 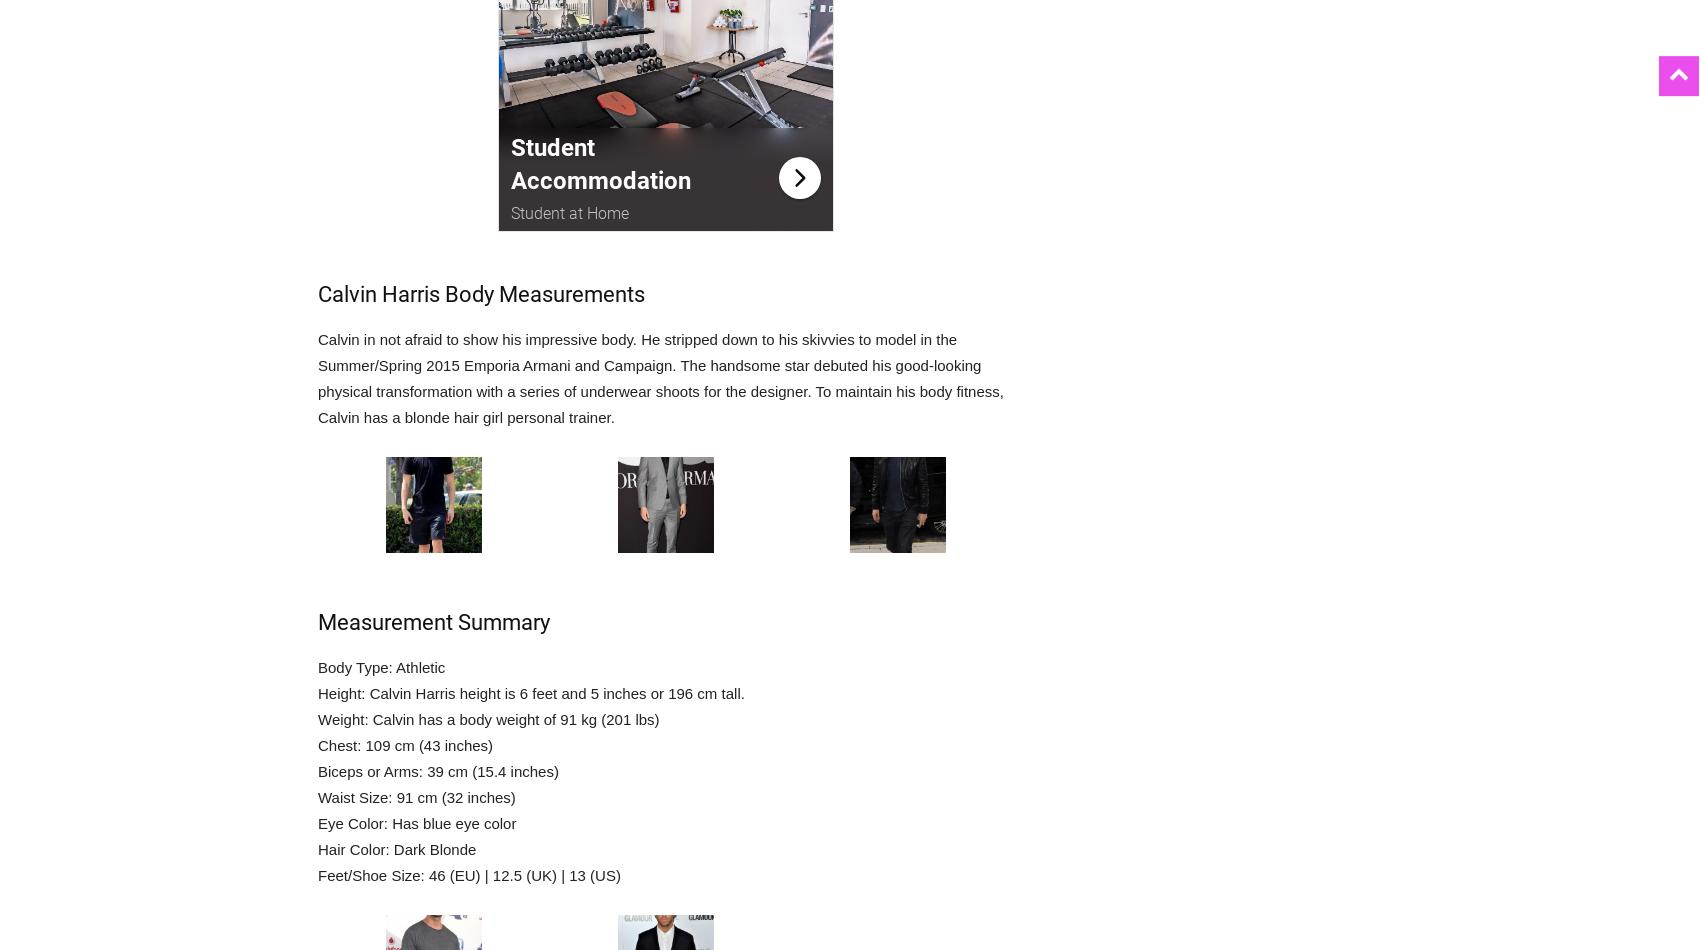 I want to click on 'Eye Color: Has blue eye color', so click(x=415, y=822).